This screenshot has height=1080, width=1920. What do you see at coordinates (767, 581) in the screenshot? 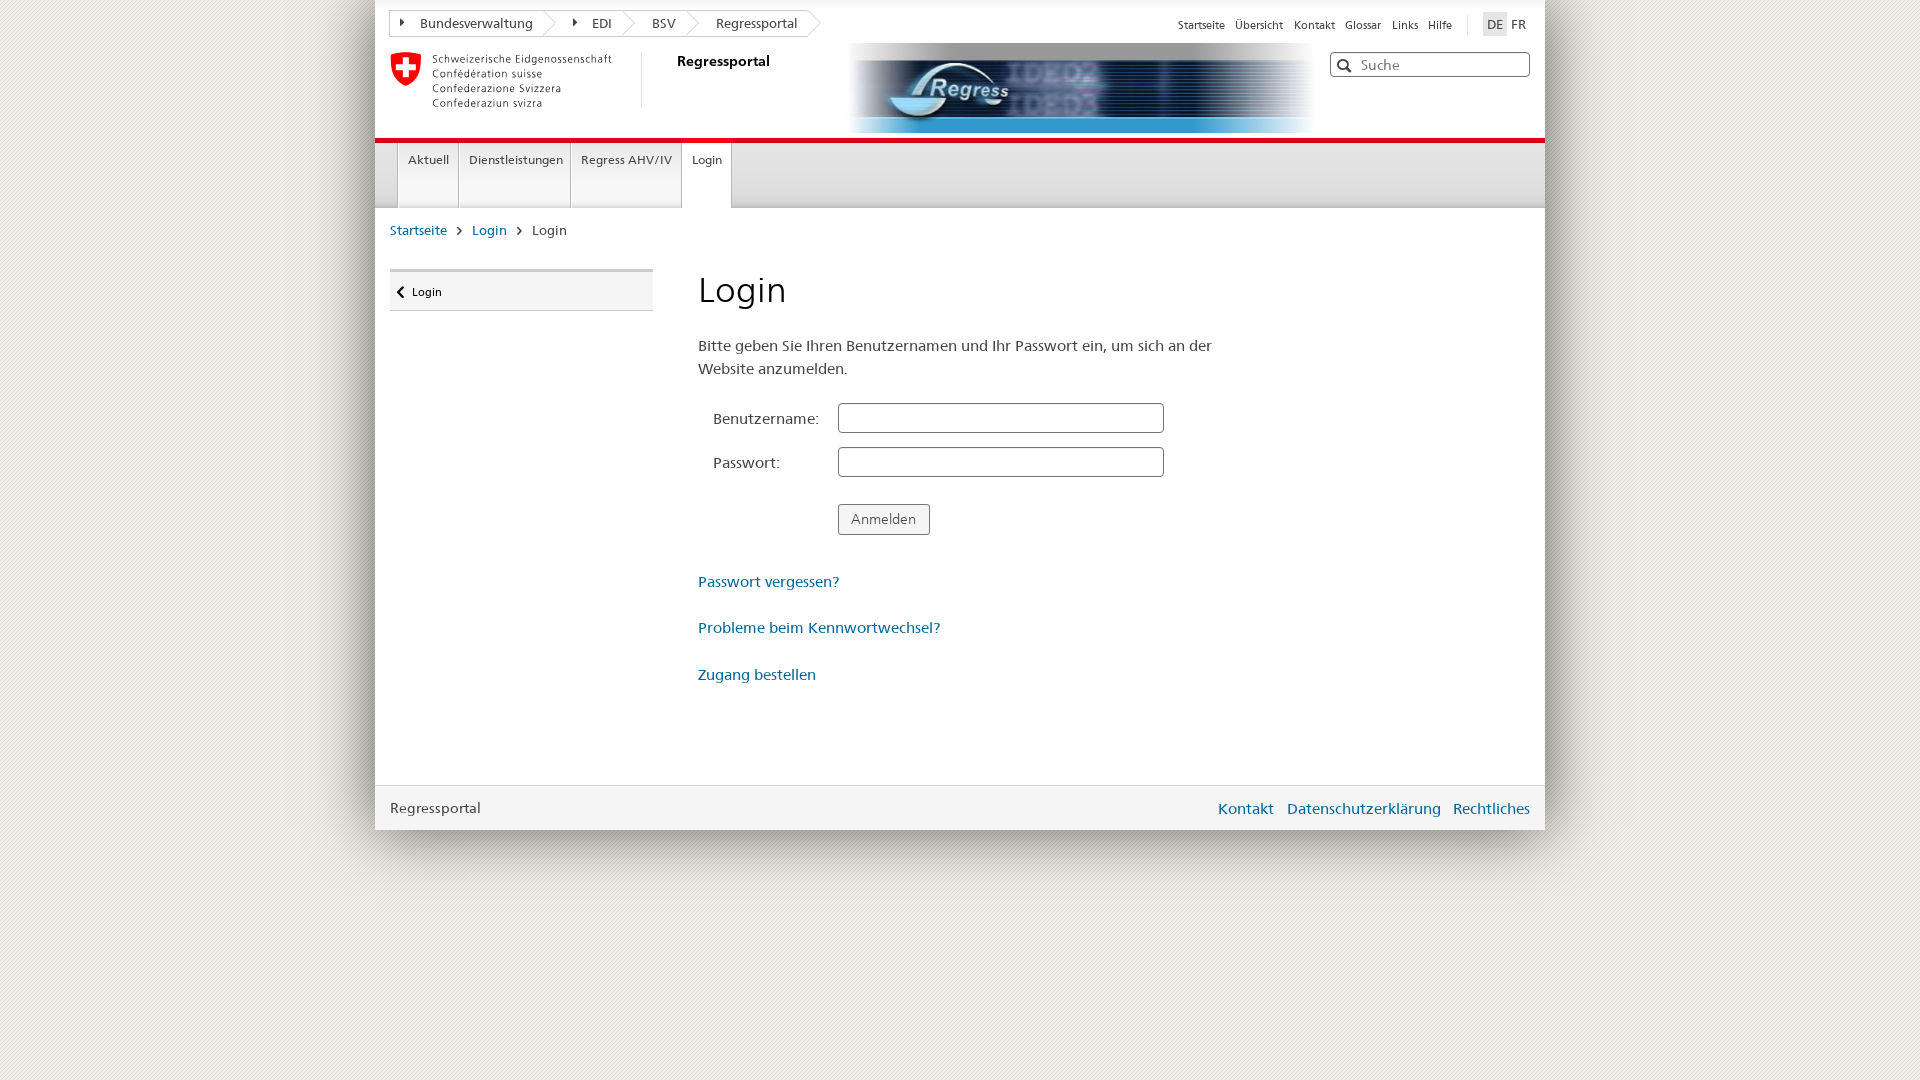
I see `'Passwort vergessen?'` at bounding box center [767, 581].